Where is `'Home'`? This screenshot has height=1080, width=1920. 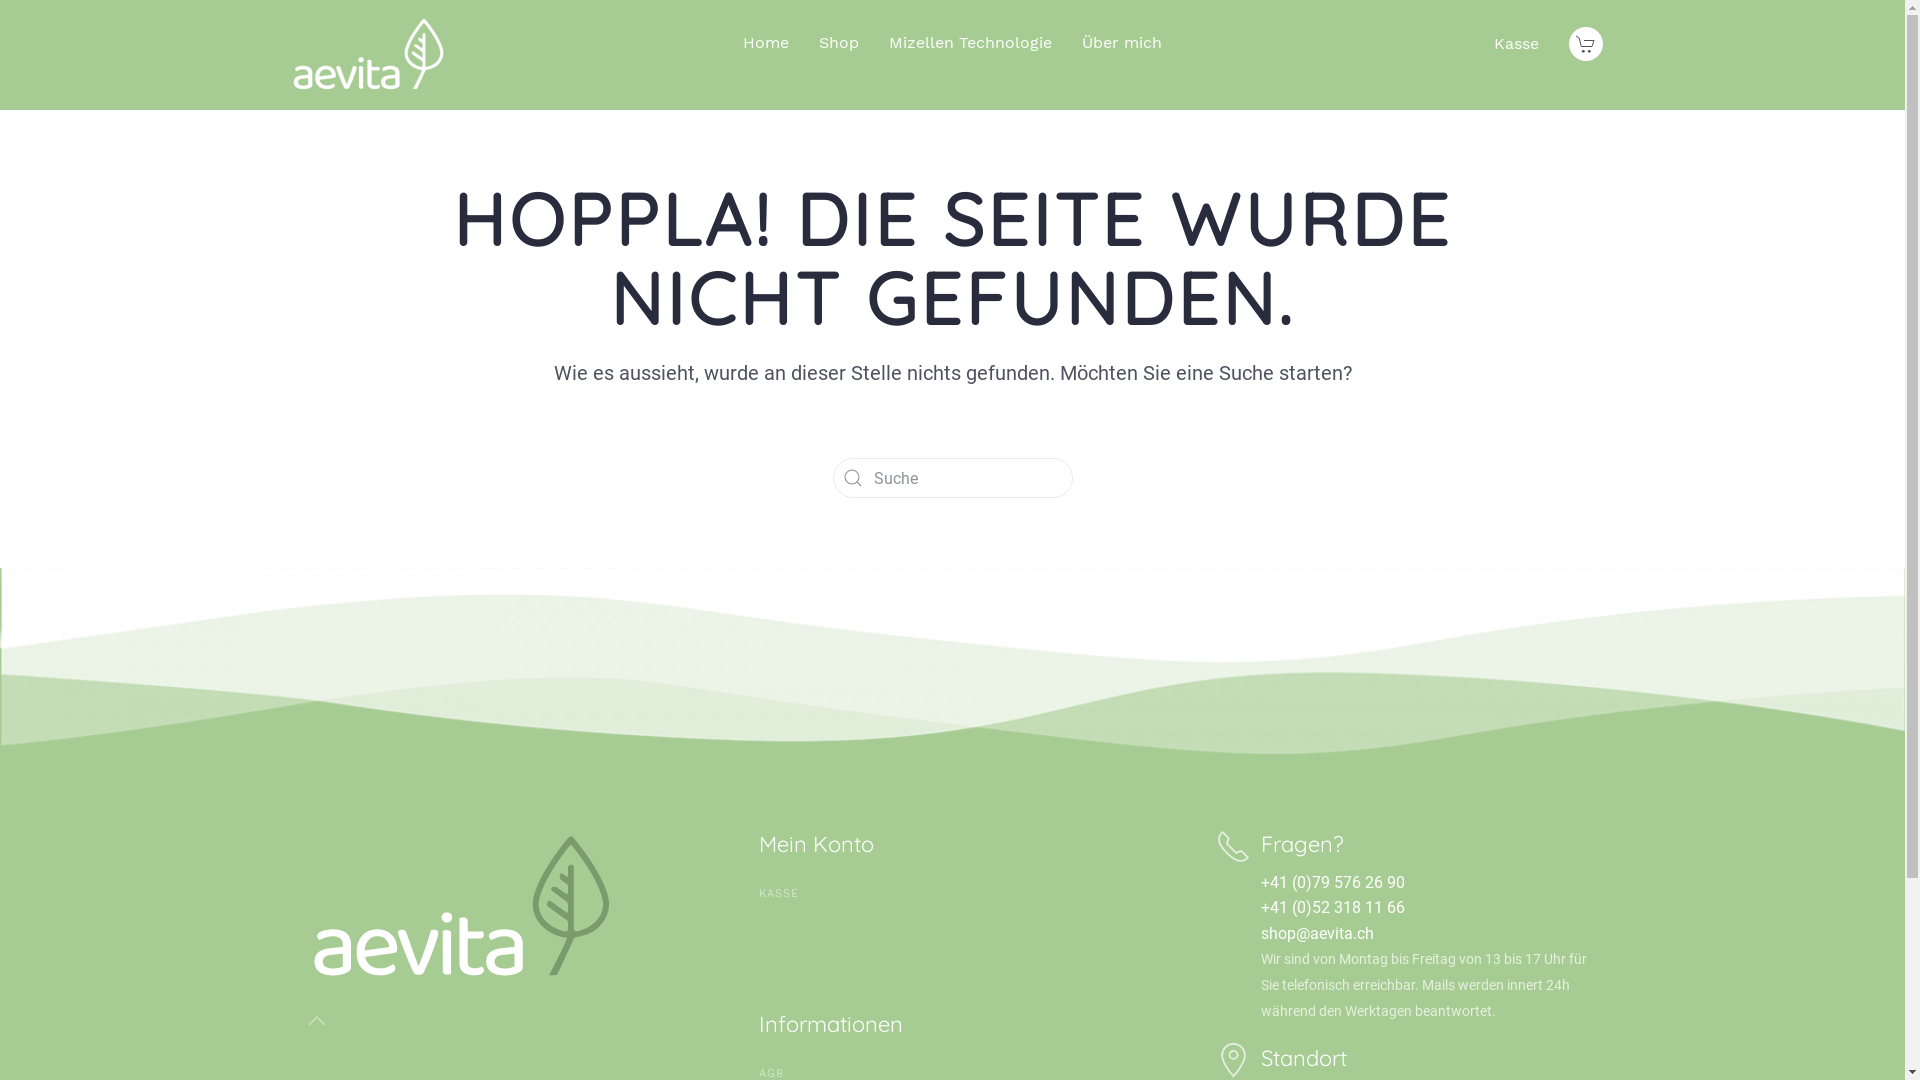 'Home' is located at coordinates (765, 42).